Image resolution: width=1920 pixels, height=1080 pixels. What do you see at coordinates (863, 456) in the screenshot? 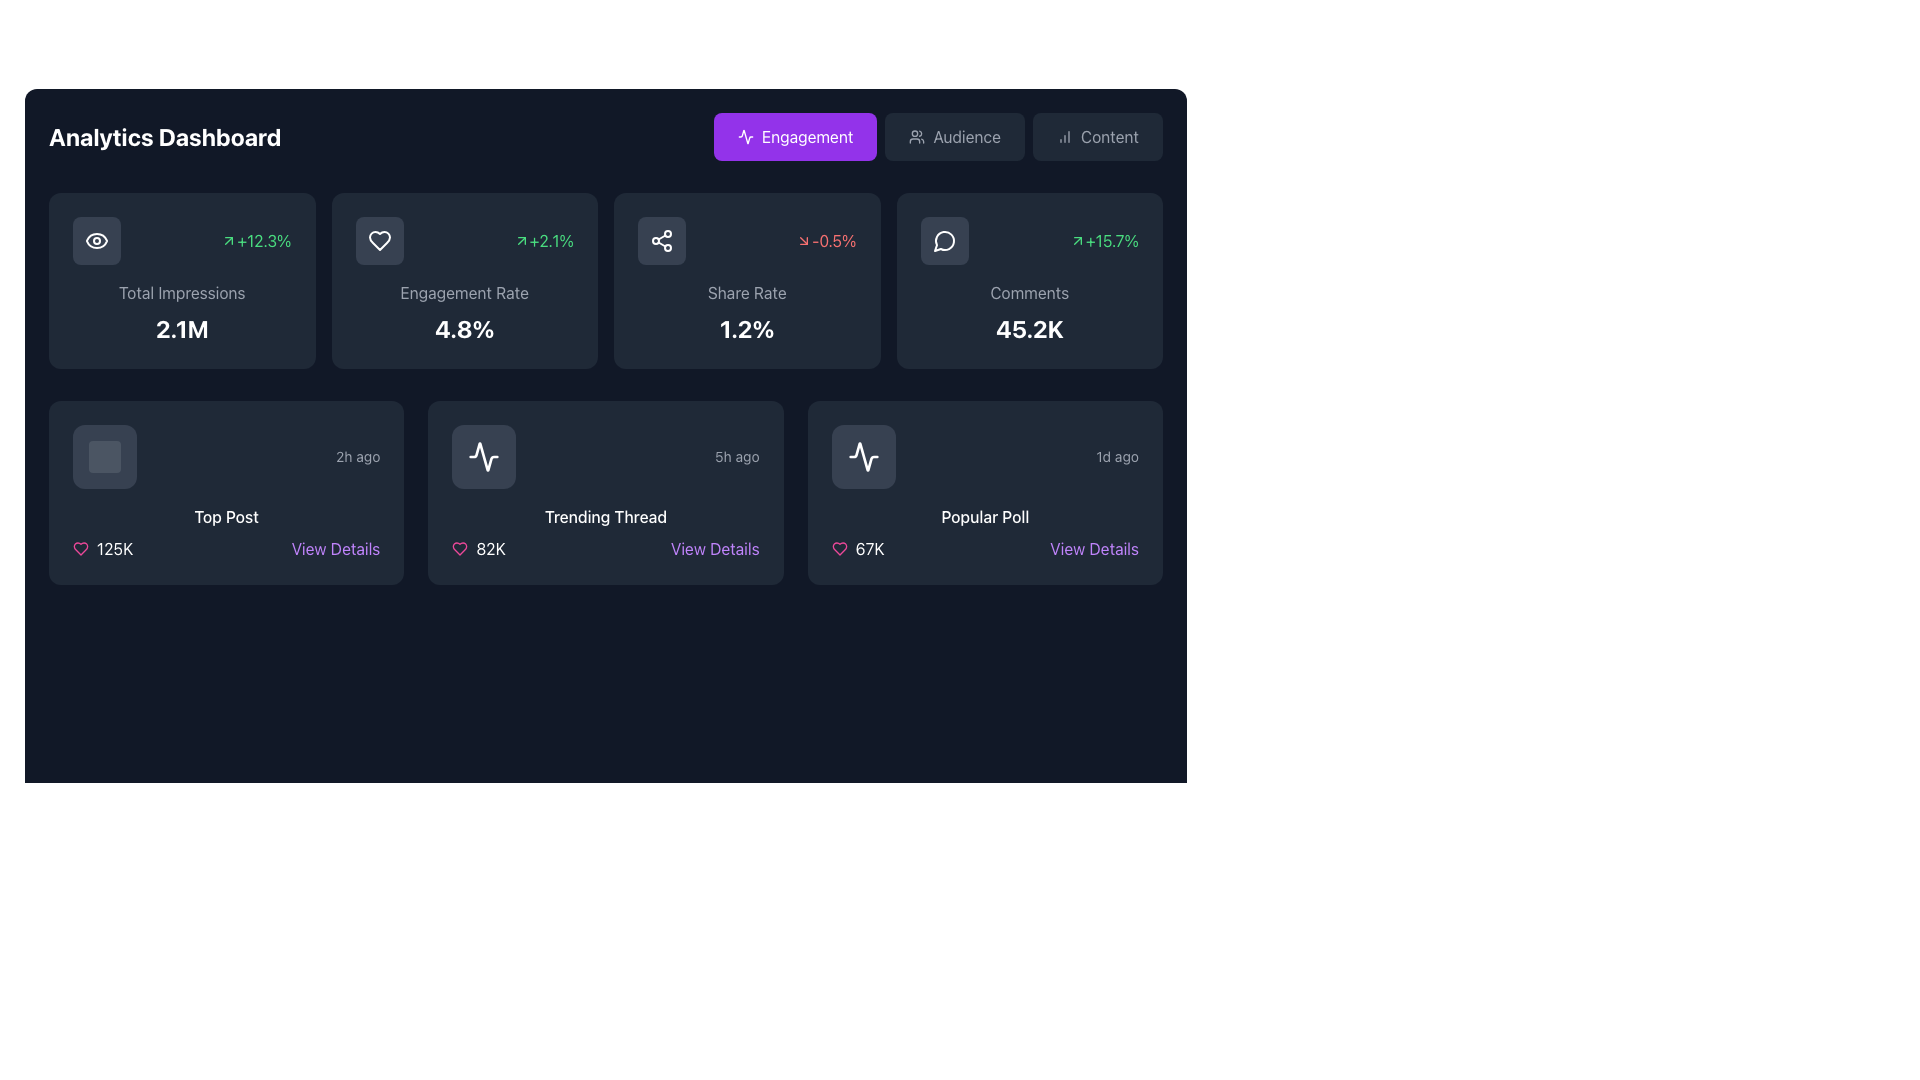
I see `the activity icon shaped like a stylized sine wave located in the 'Popular Poll' card on the bottom row of the dashboard interface` at bounding box center [863, 456].